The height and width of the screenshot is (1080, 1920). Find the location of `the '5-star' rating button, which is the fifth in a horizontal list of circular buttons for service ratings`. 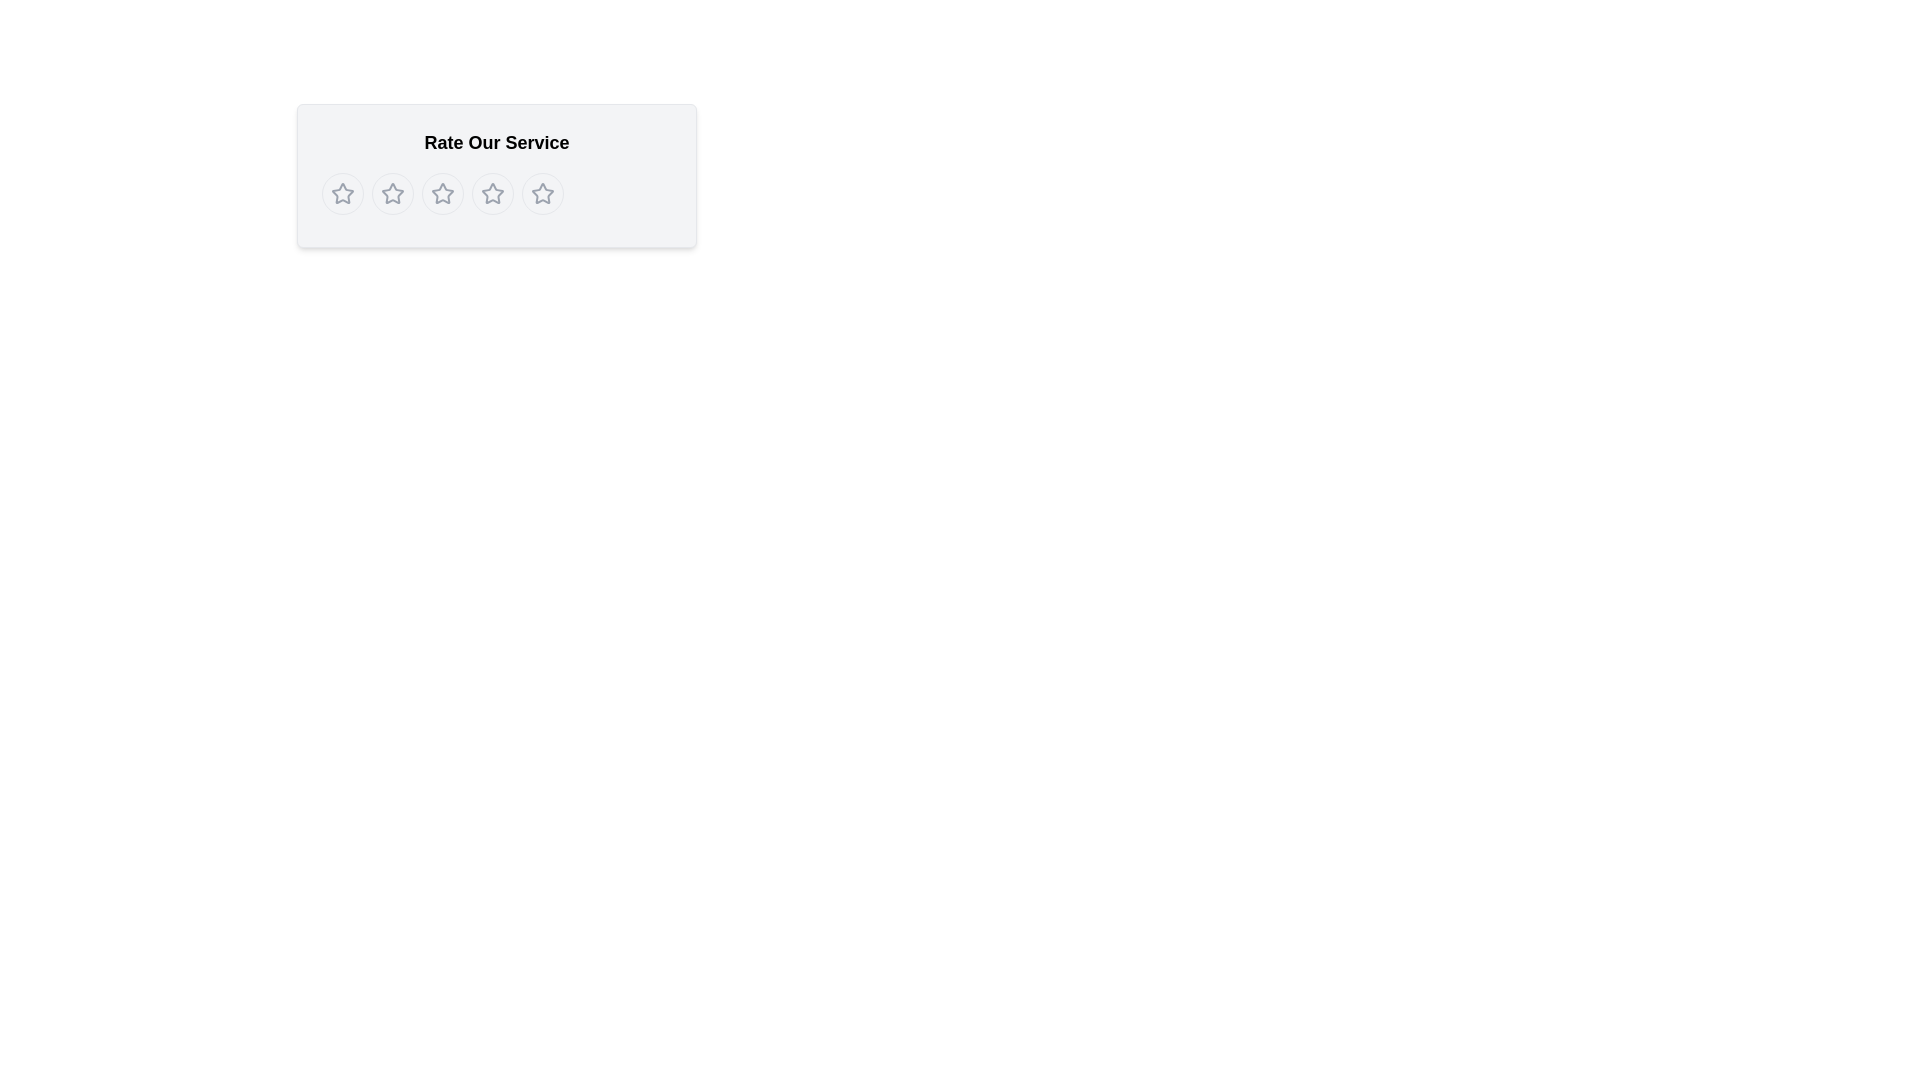

the '5-star' rating button, which is the fifth in a horizontal list of circular buttons for service ratings is located at coordinates (542, 193).